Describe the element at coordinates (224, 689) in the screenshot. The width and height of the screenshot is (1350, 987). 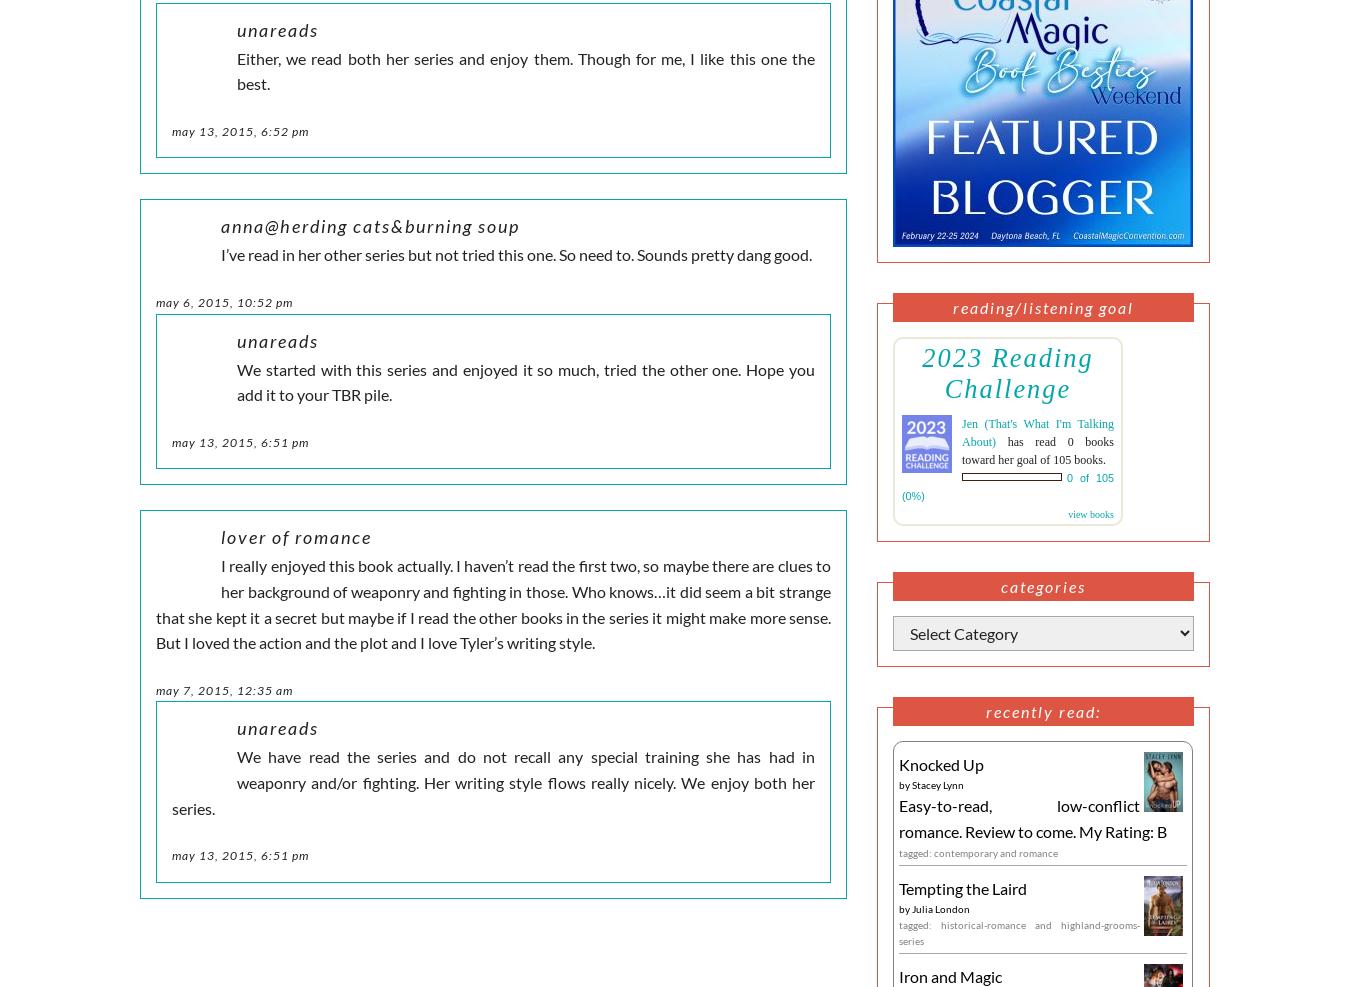
I see `'May 7, 2015, 12:35 am'` at that location.